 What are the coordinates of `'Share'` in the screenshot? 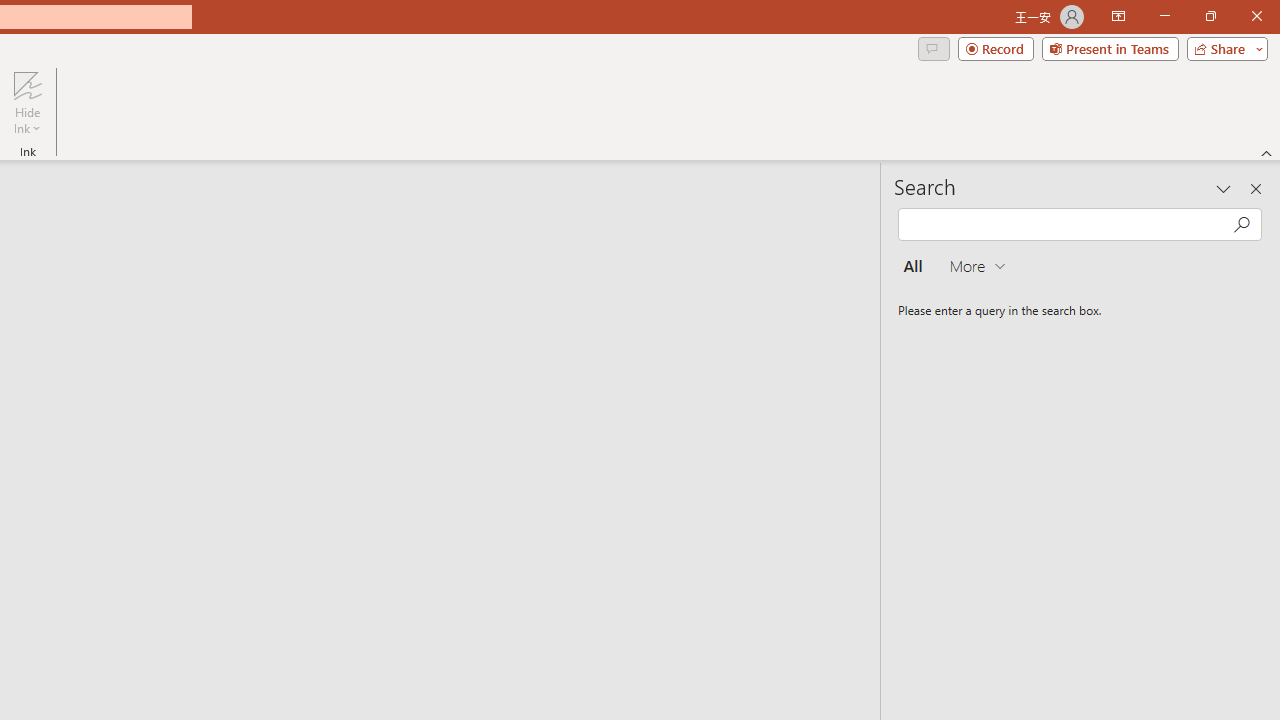 It's located at (1222, 47).